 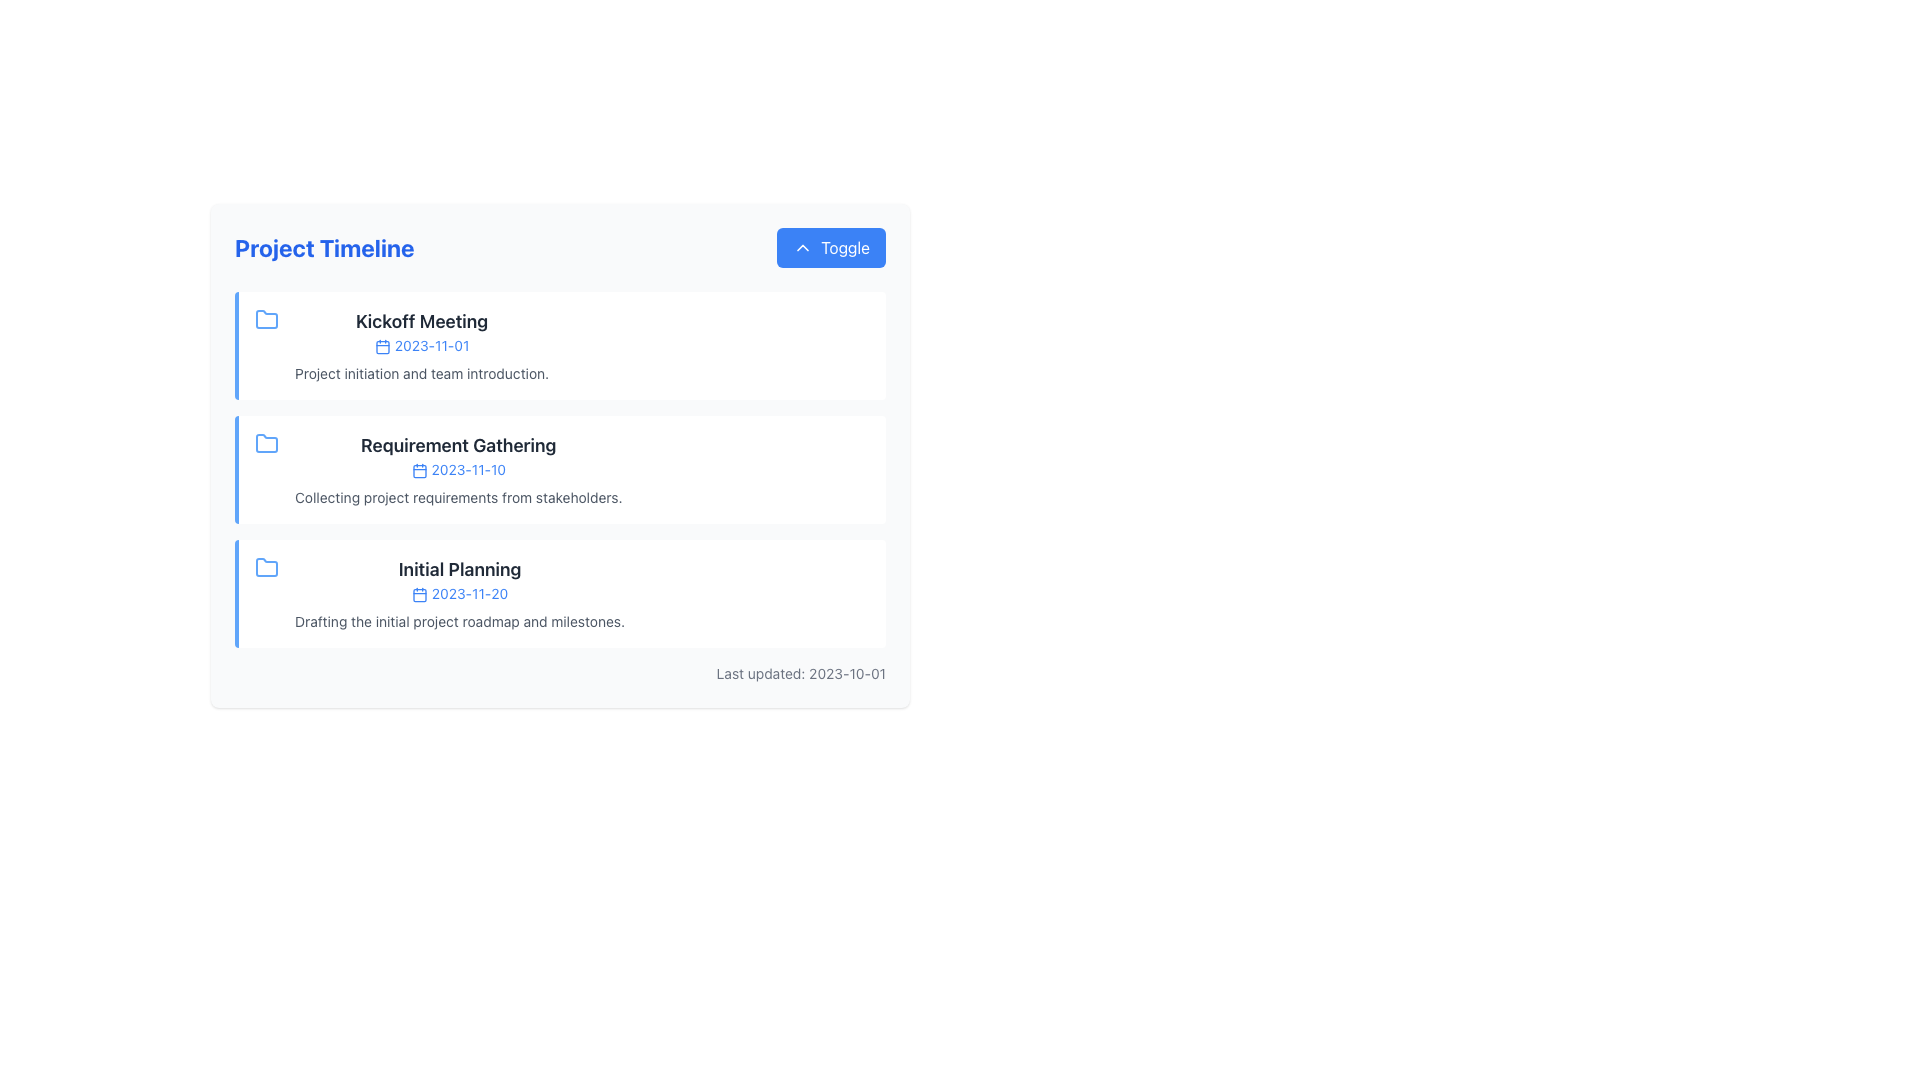 I want to click on the structural graphical component of the calendar icon in the 'Initial Planning' section of the project timeline, so click(x=418, y=594).